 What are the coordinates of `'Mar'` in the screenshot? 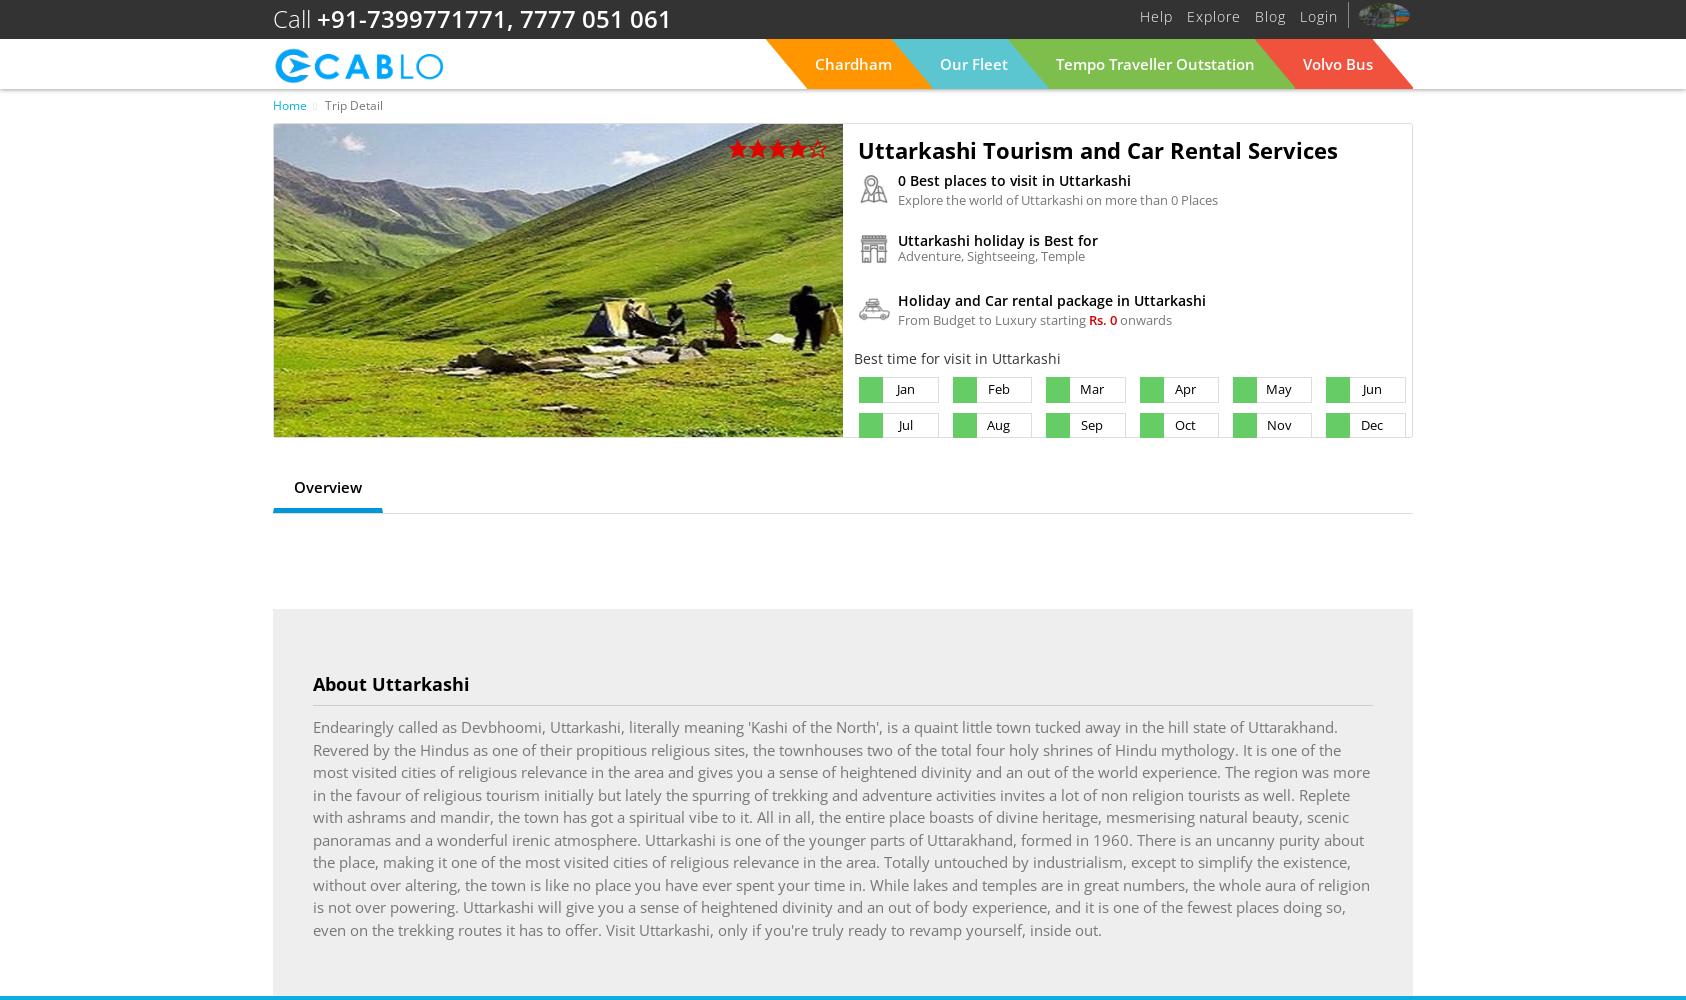 It's located at (1092, 389).